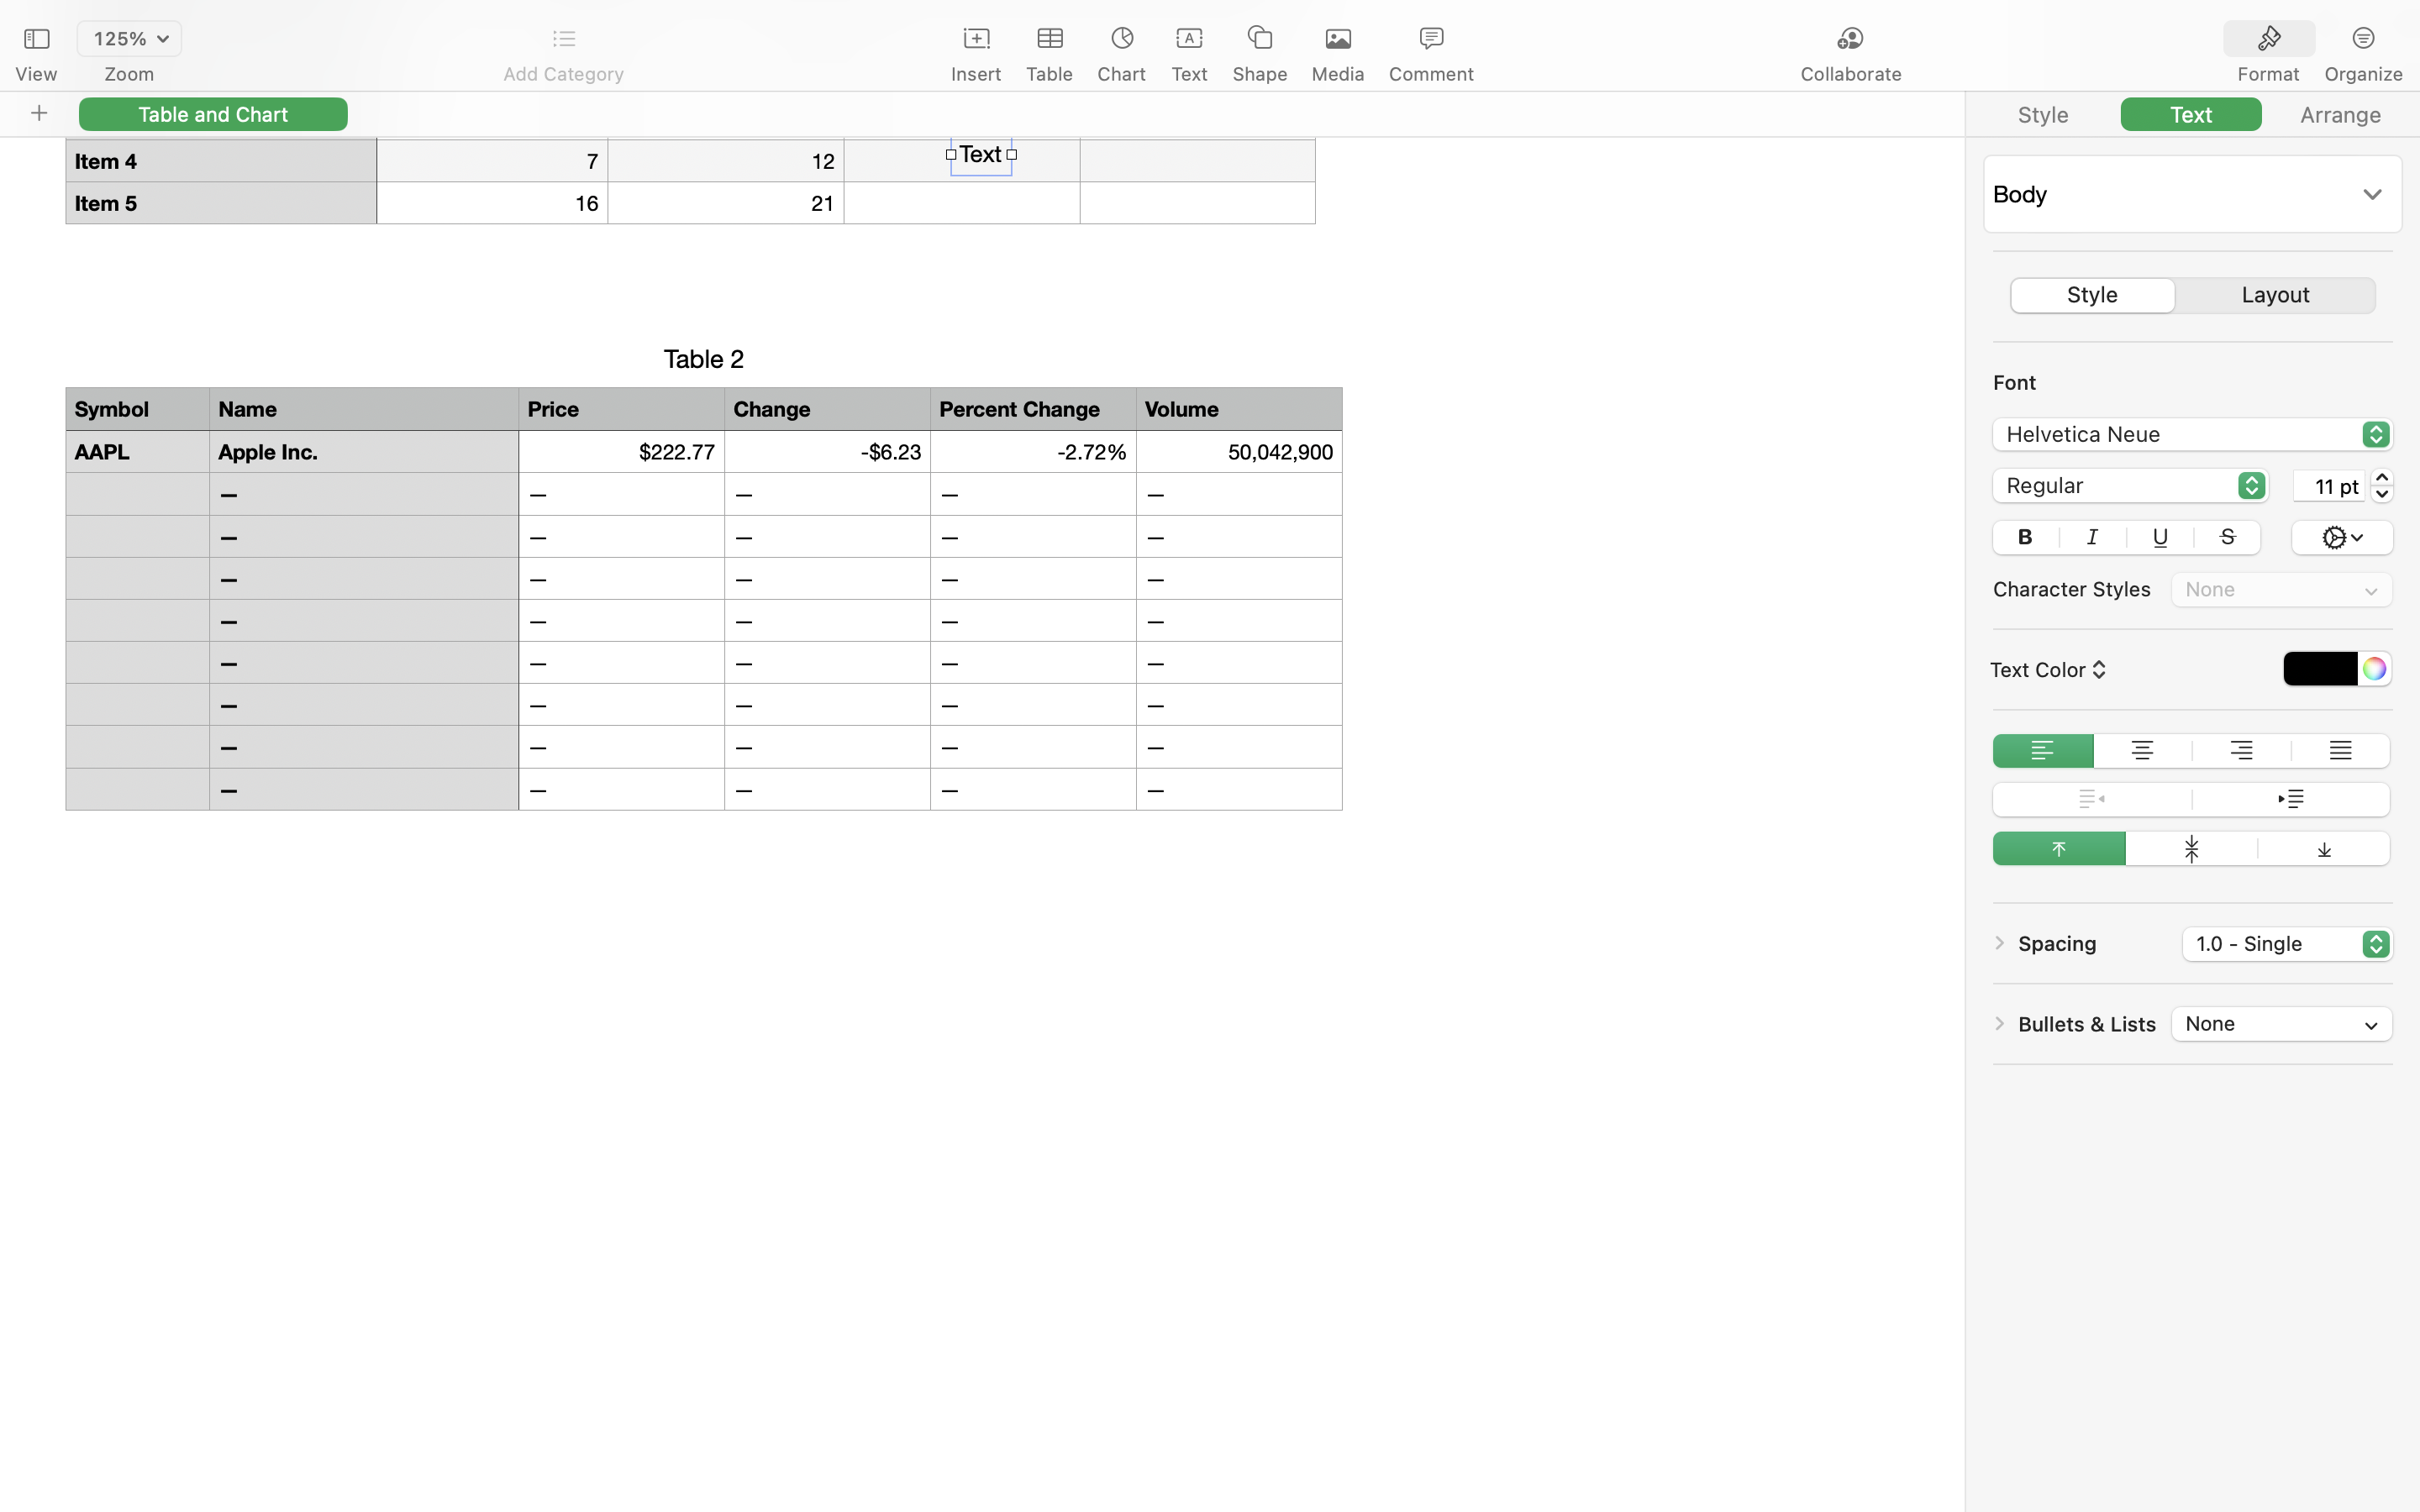  What do you see at coordinates (2086, 1022) in the screenshot?
I see `'Bullets & Lists'` at bounding box center [2086, 1022].